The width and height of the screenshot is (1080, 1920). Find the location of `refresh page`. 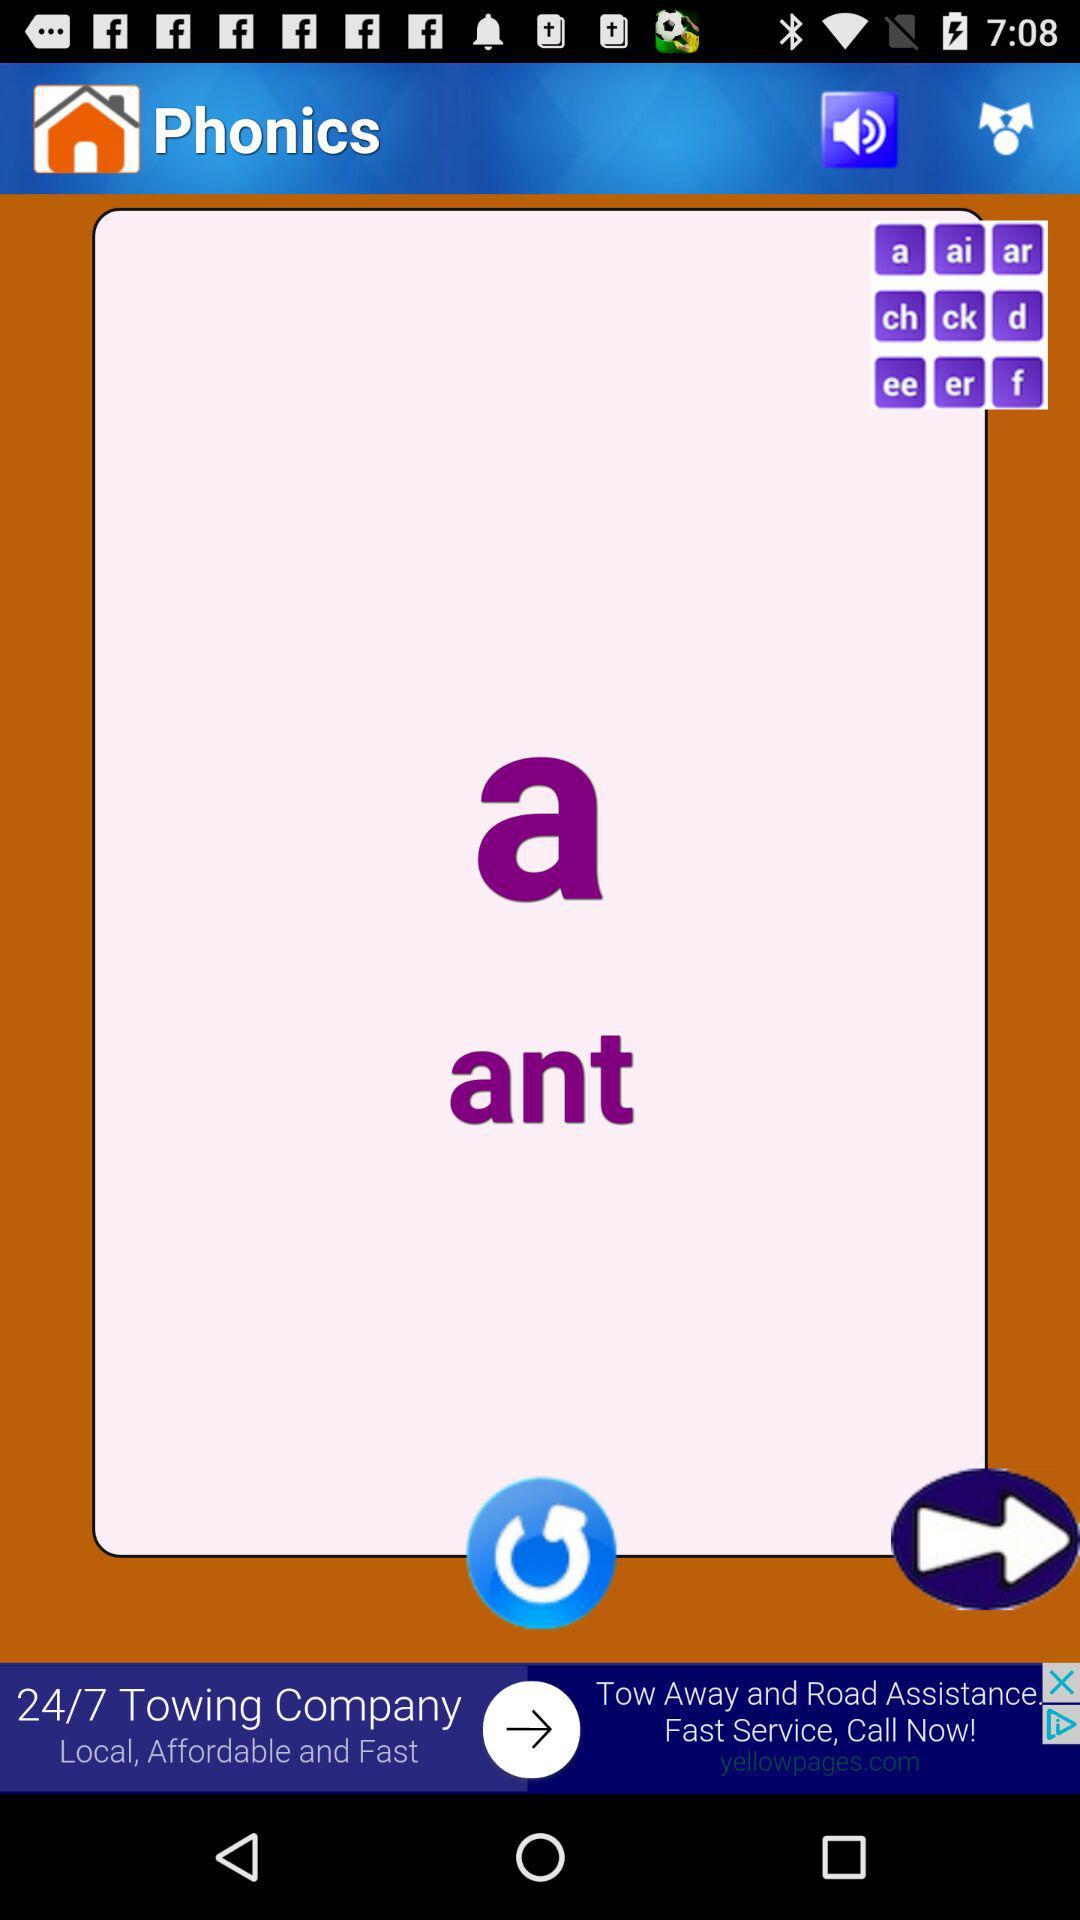

refresh page is located at coordinates (540, 1551).